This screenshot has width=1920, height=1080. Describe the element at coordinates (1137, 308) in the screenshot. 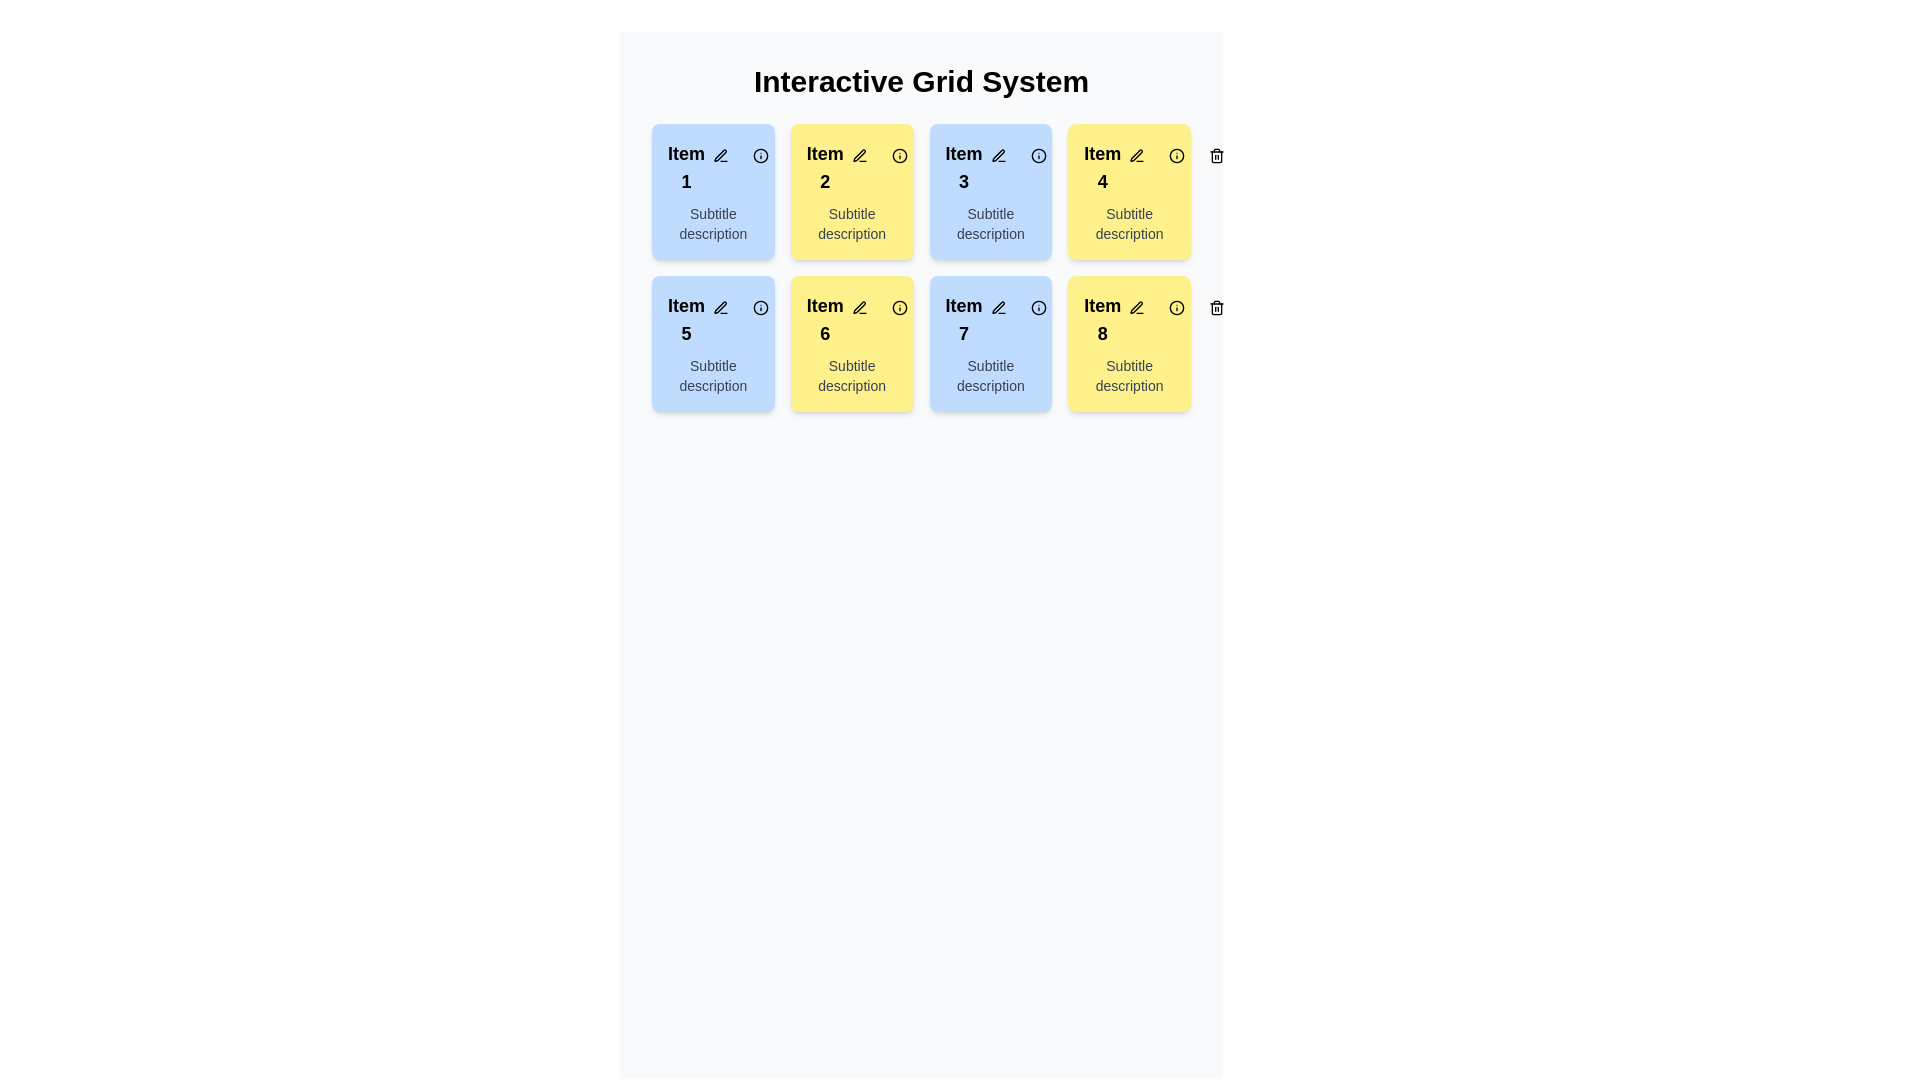

I see `the circular button with a pen icon located in the bottom-right corner of the grid layout, which is the first of three interactive buttons aligned horizontally to the right of 'Item 8', to visualize the hover effects` at that location.